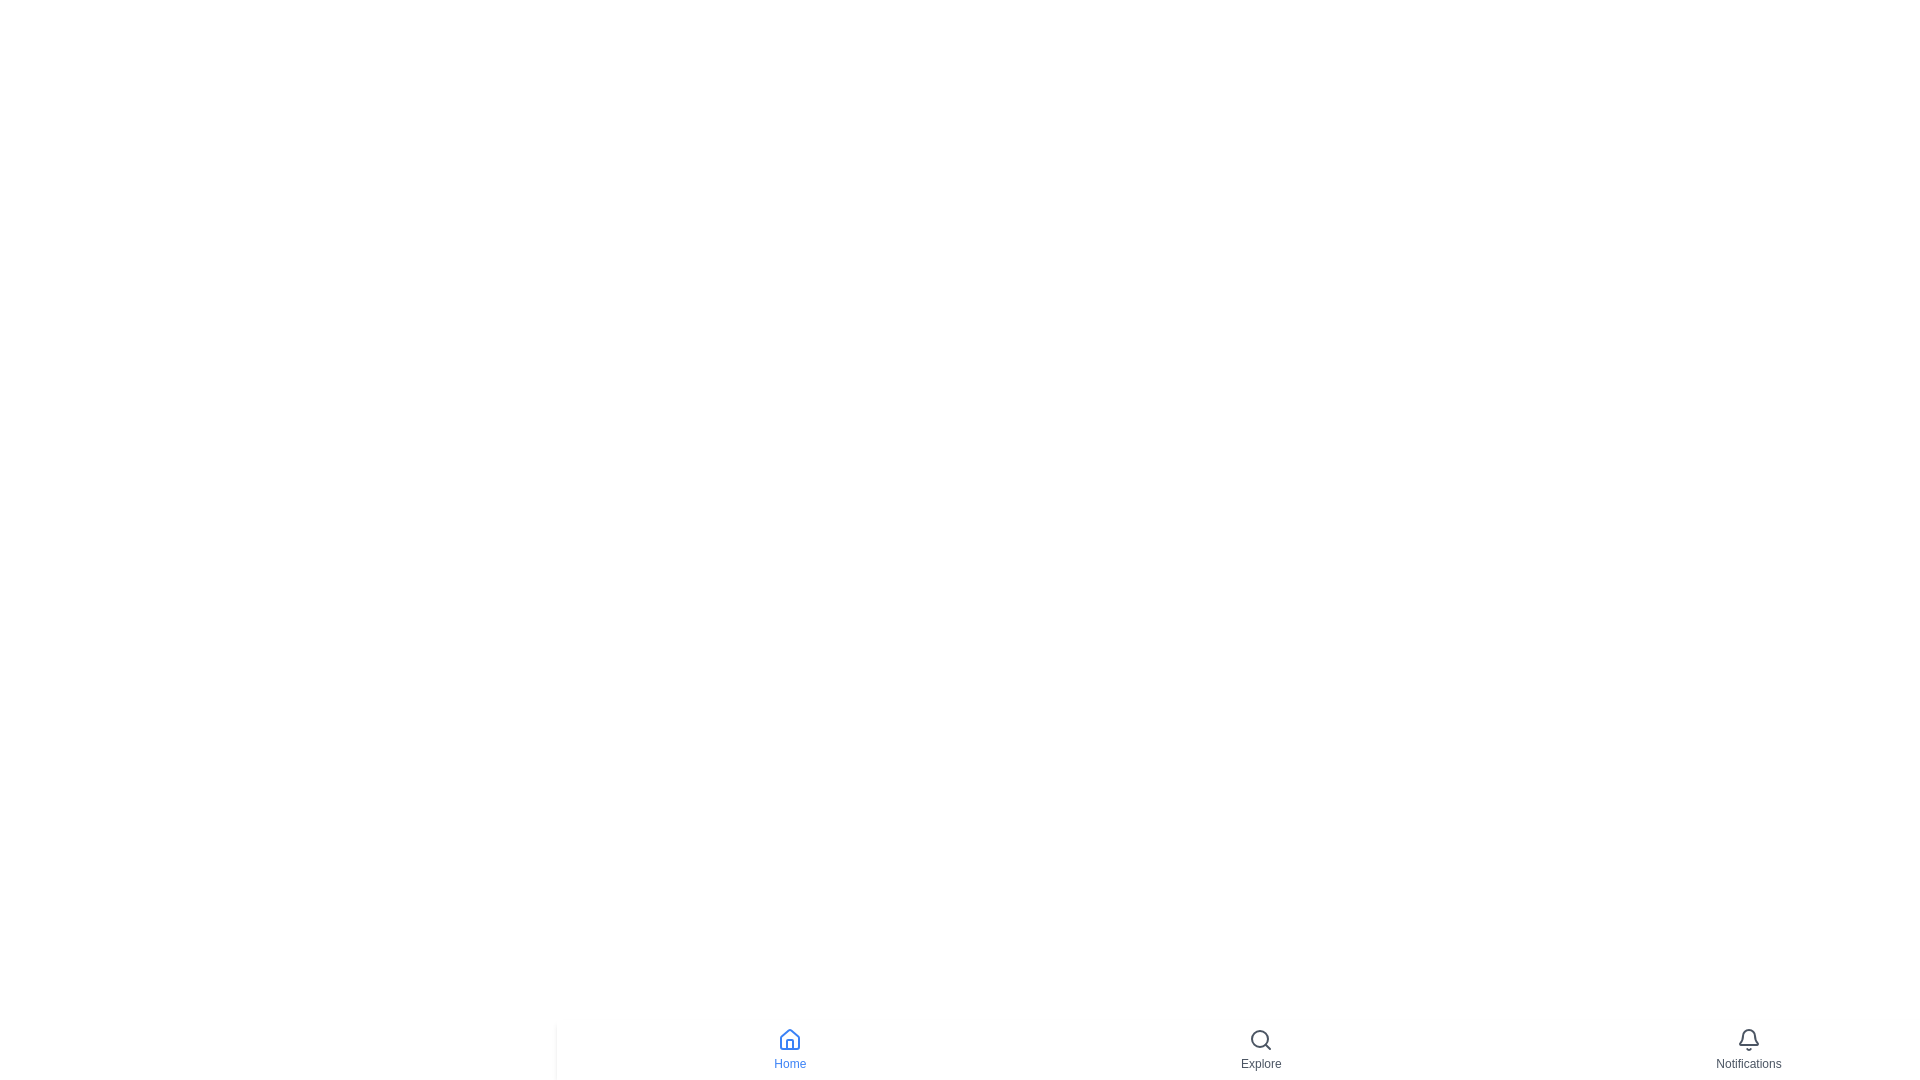  What do you see at coordinates (789, 1039) in the screenshot?
I see `the small house-shaped icon with a blue outline and white fill, located in the navigation bar above the 'Home' label` at bounding box center [789, 1039].